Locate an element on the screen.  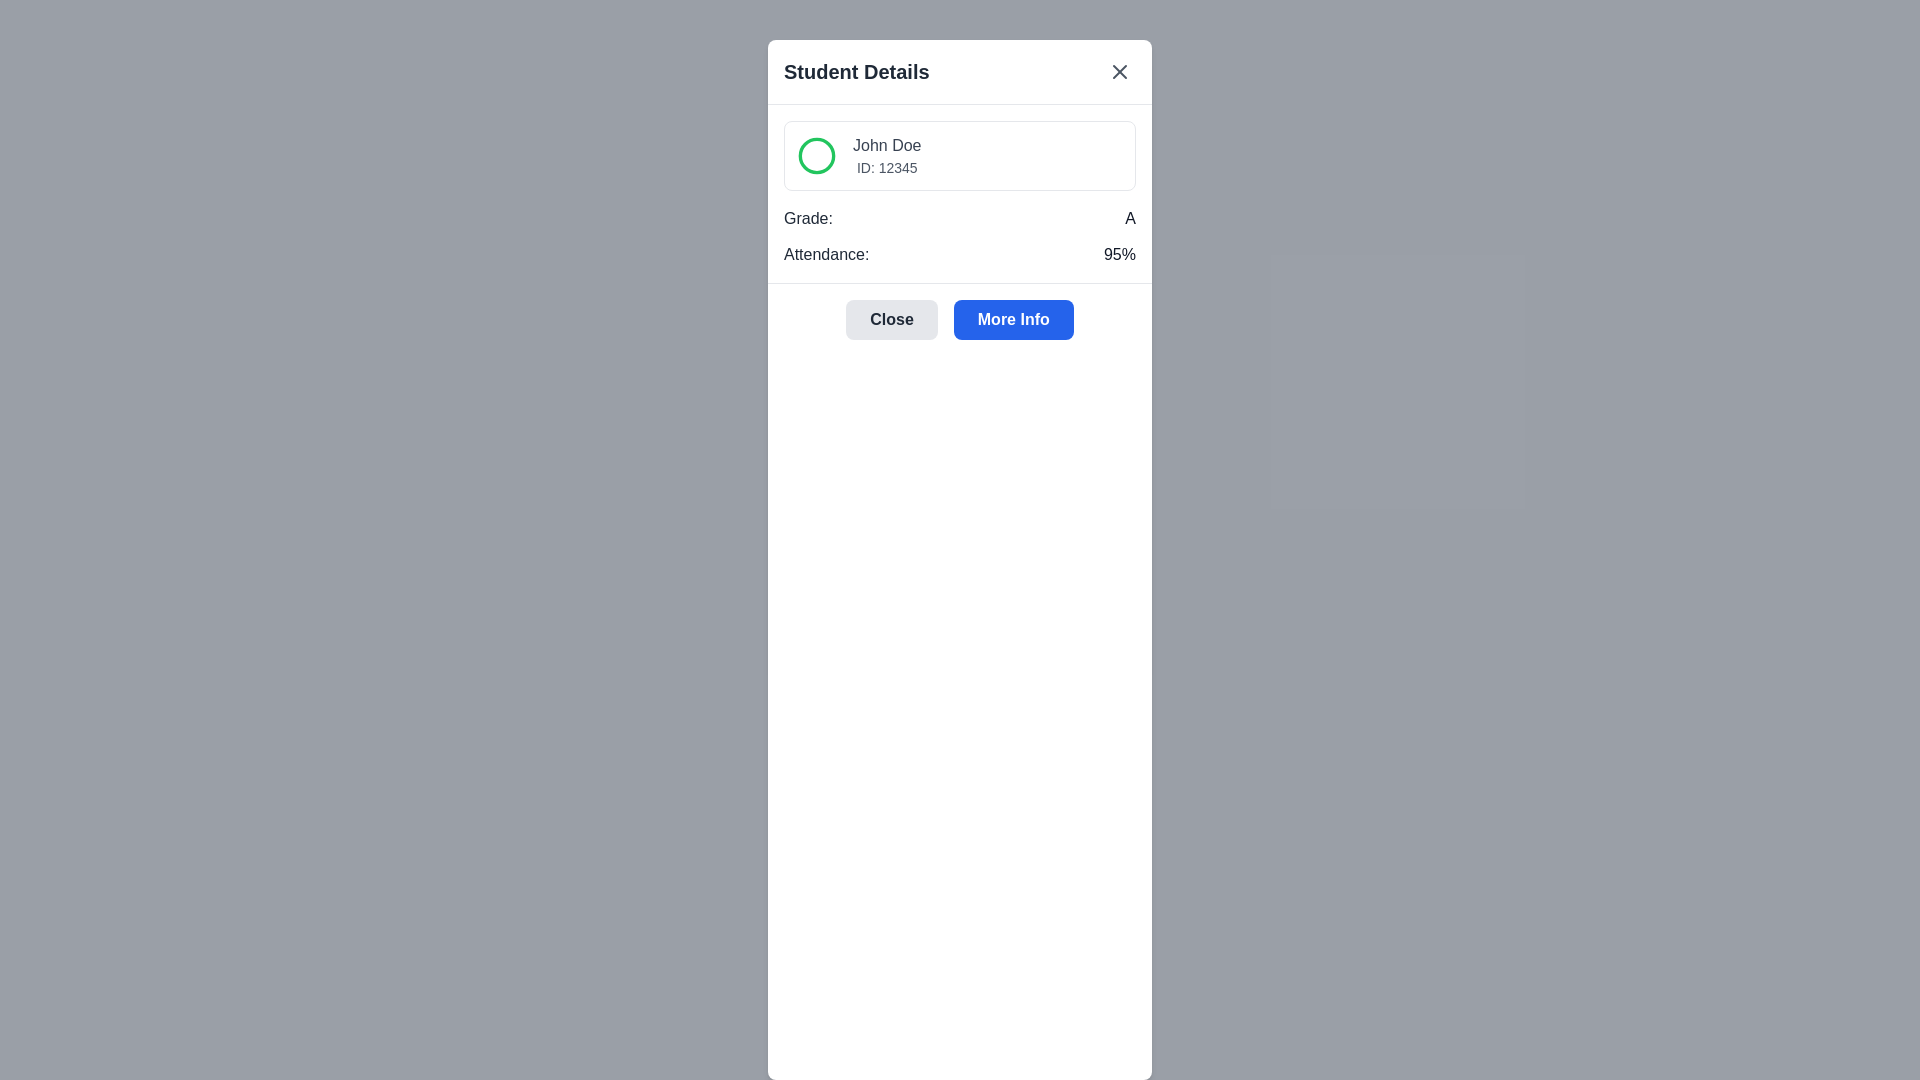
the close button located at the bottom center of the modal is located at coordinates (891, 319).